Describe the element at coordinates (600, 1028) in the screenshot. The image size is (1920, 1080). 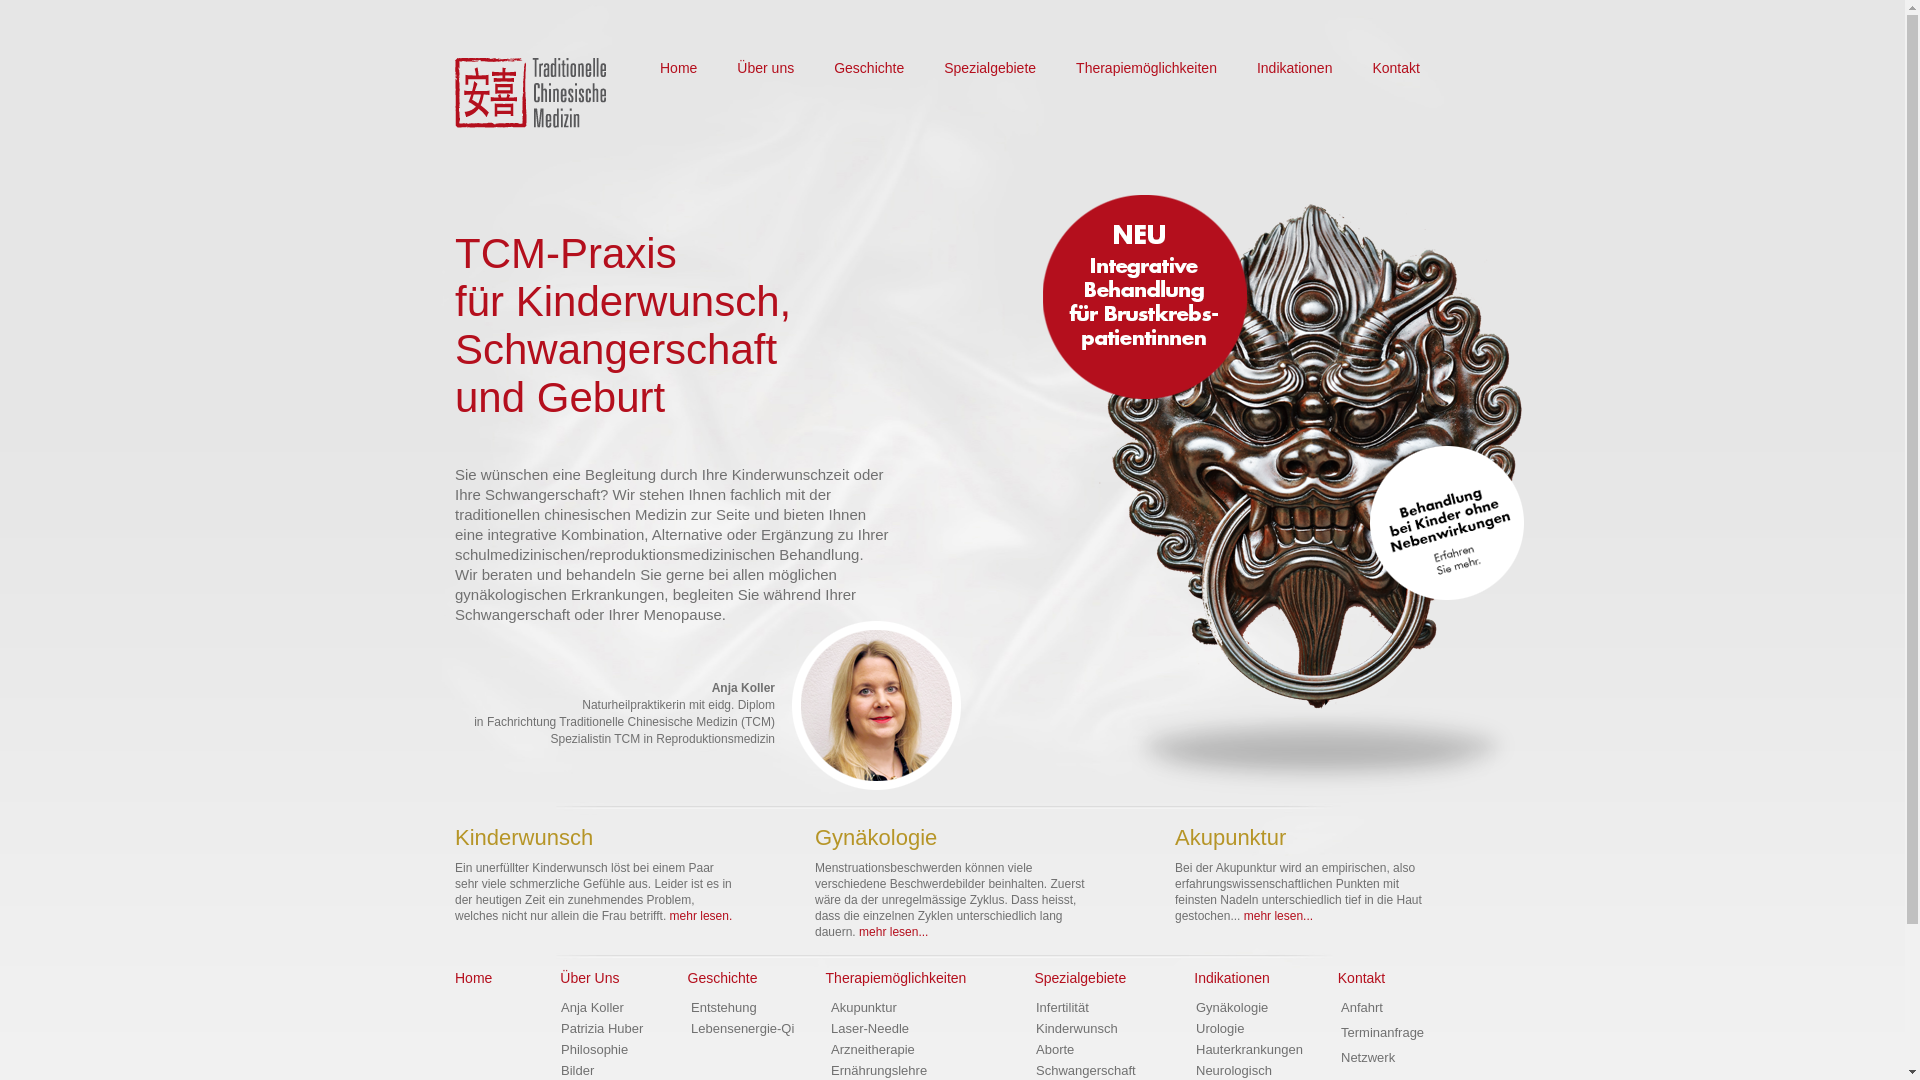
I see `'Patrizia Huber'` at that location.